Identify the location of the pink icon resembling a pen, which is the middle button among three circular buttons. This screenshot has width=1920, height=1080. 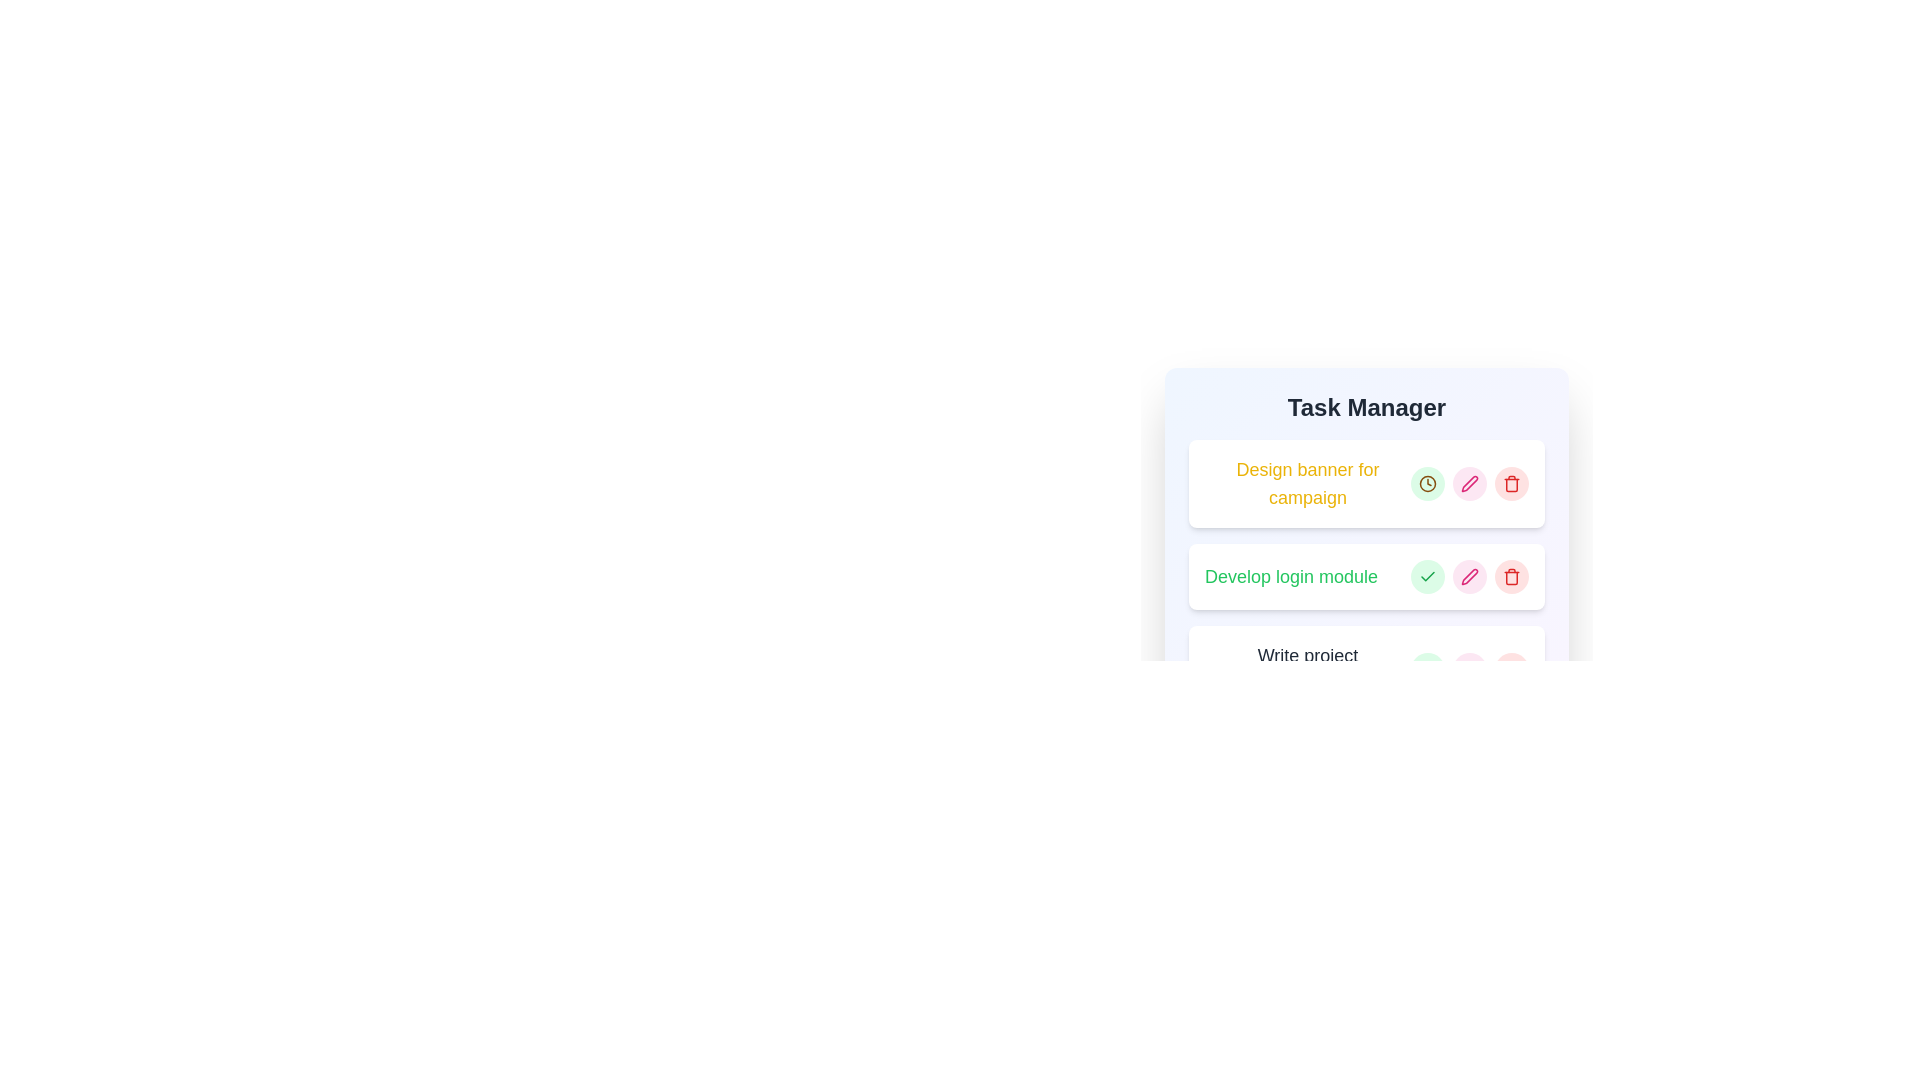
(1469, 577).